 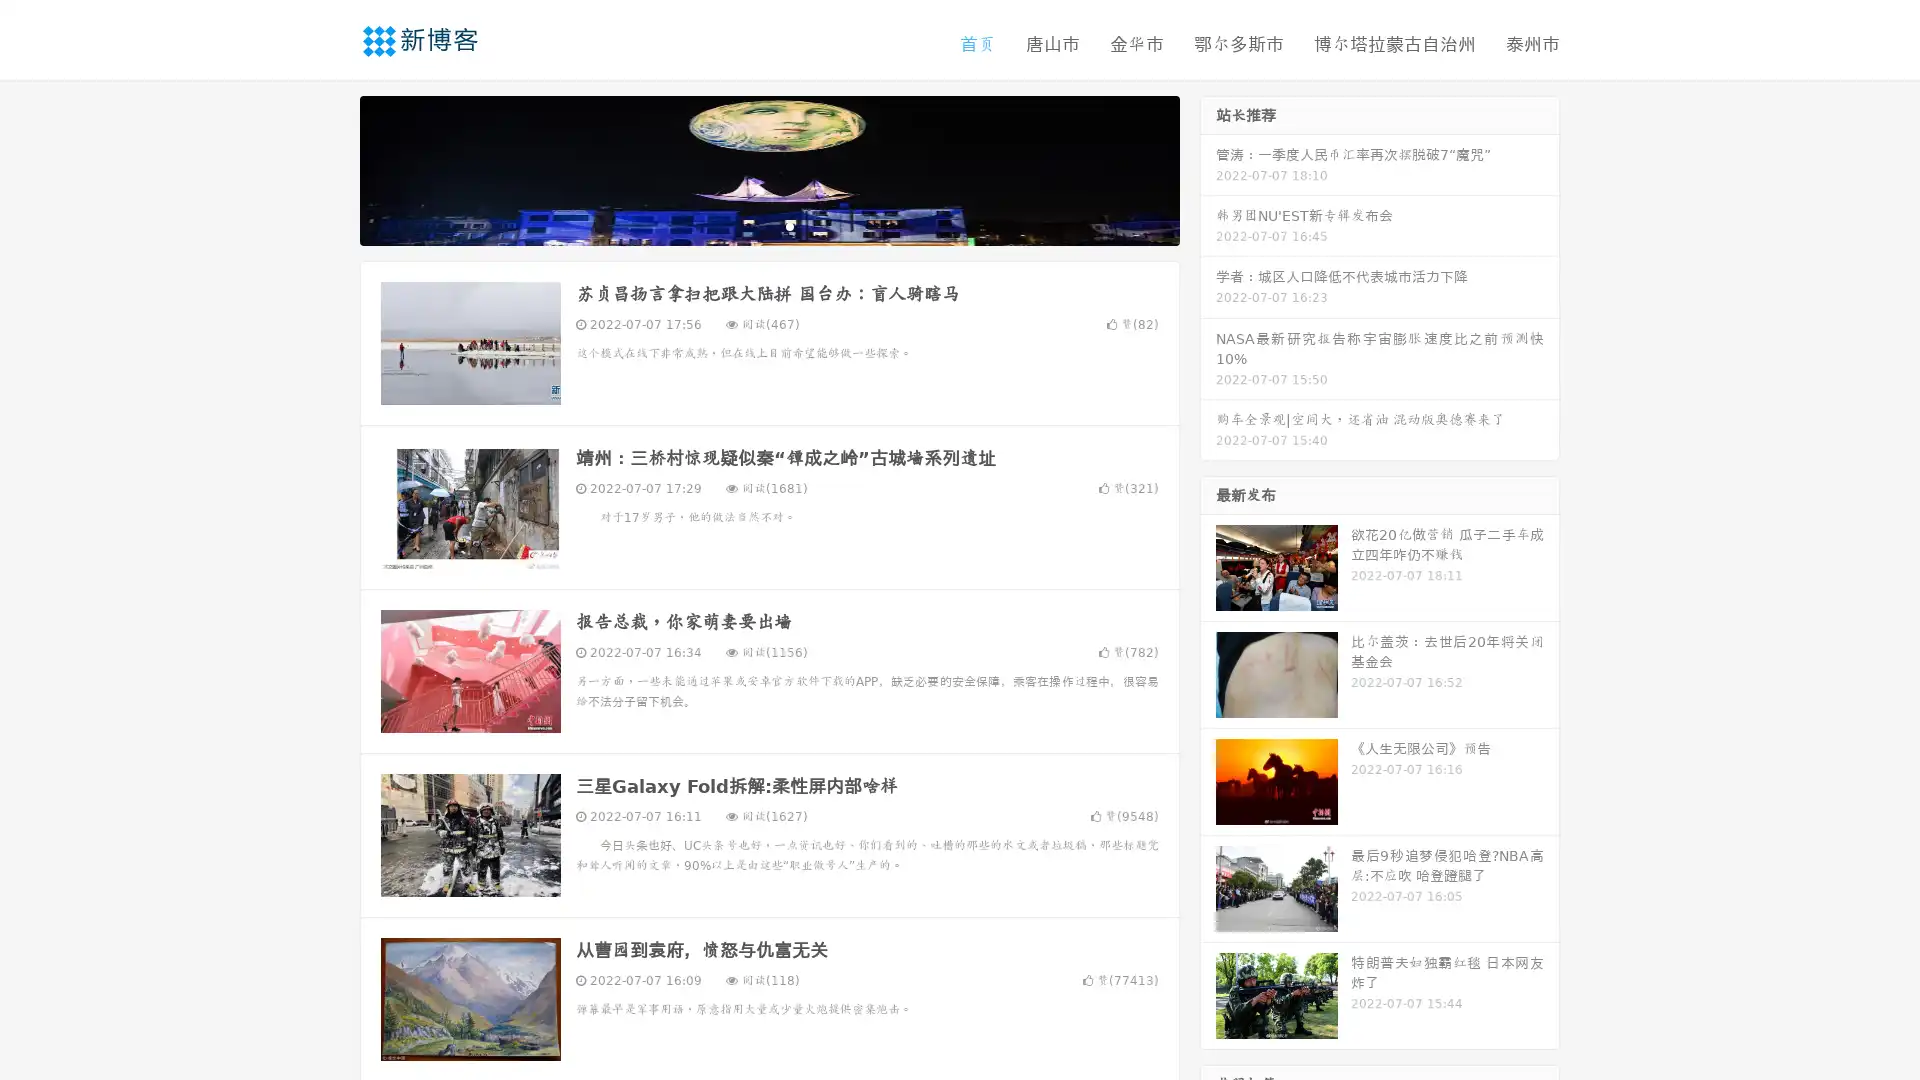 What do you see at coordinates (748, 225) in the screenshot?
I see `Go to slide 1` at bounding box center [748, 225].